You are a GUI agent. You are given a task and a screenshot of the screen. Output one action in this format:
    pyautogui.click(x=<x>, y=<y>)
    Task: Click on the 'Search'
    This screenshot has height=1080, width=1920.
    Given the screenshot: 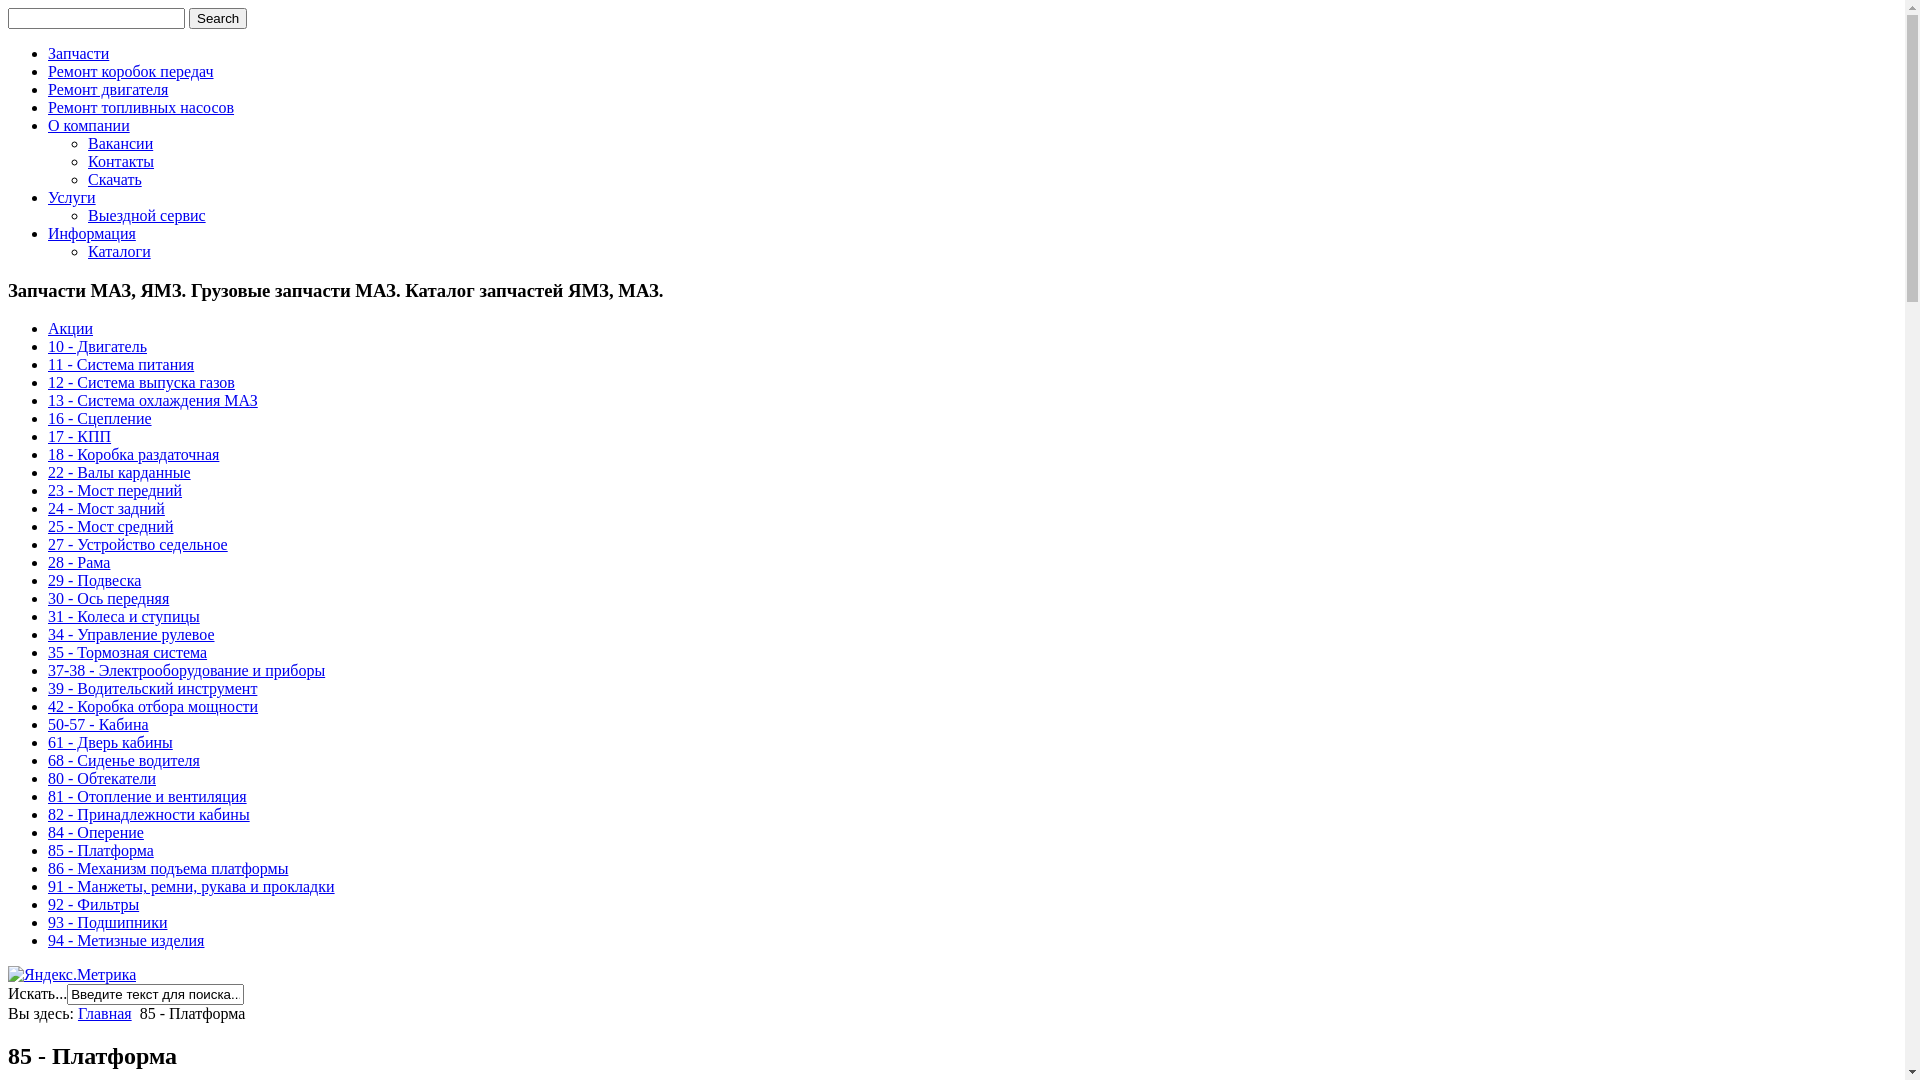 What is the action you would take?
    pyautogui.click(x=217, y=18)
    